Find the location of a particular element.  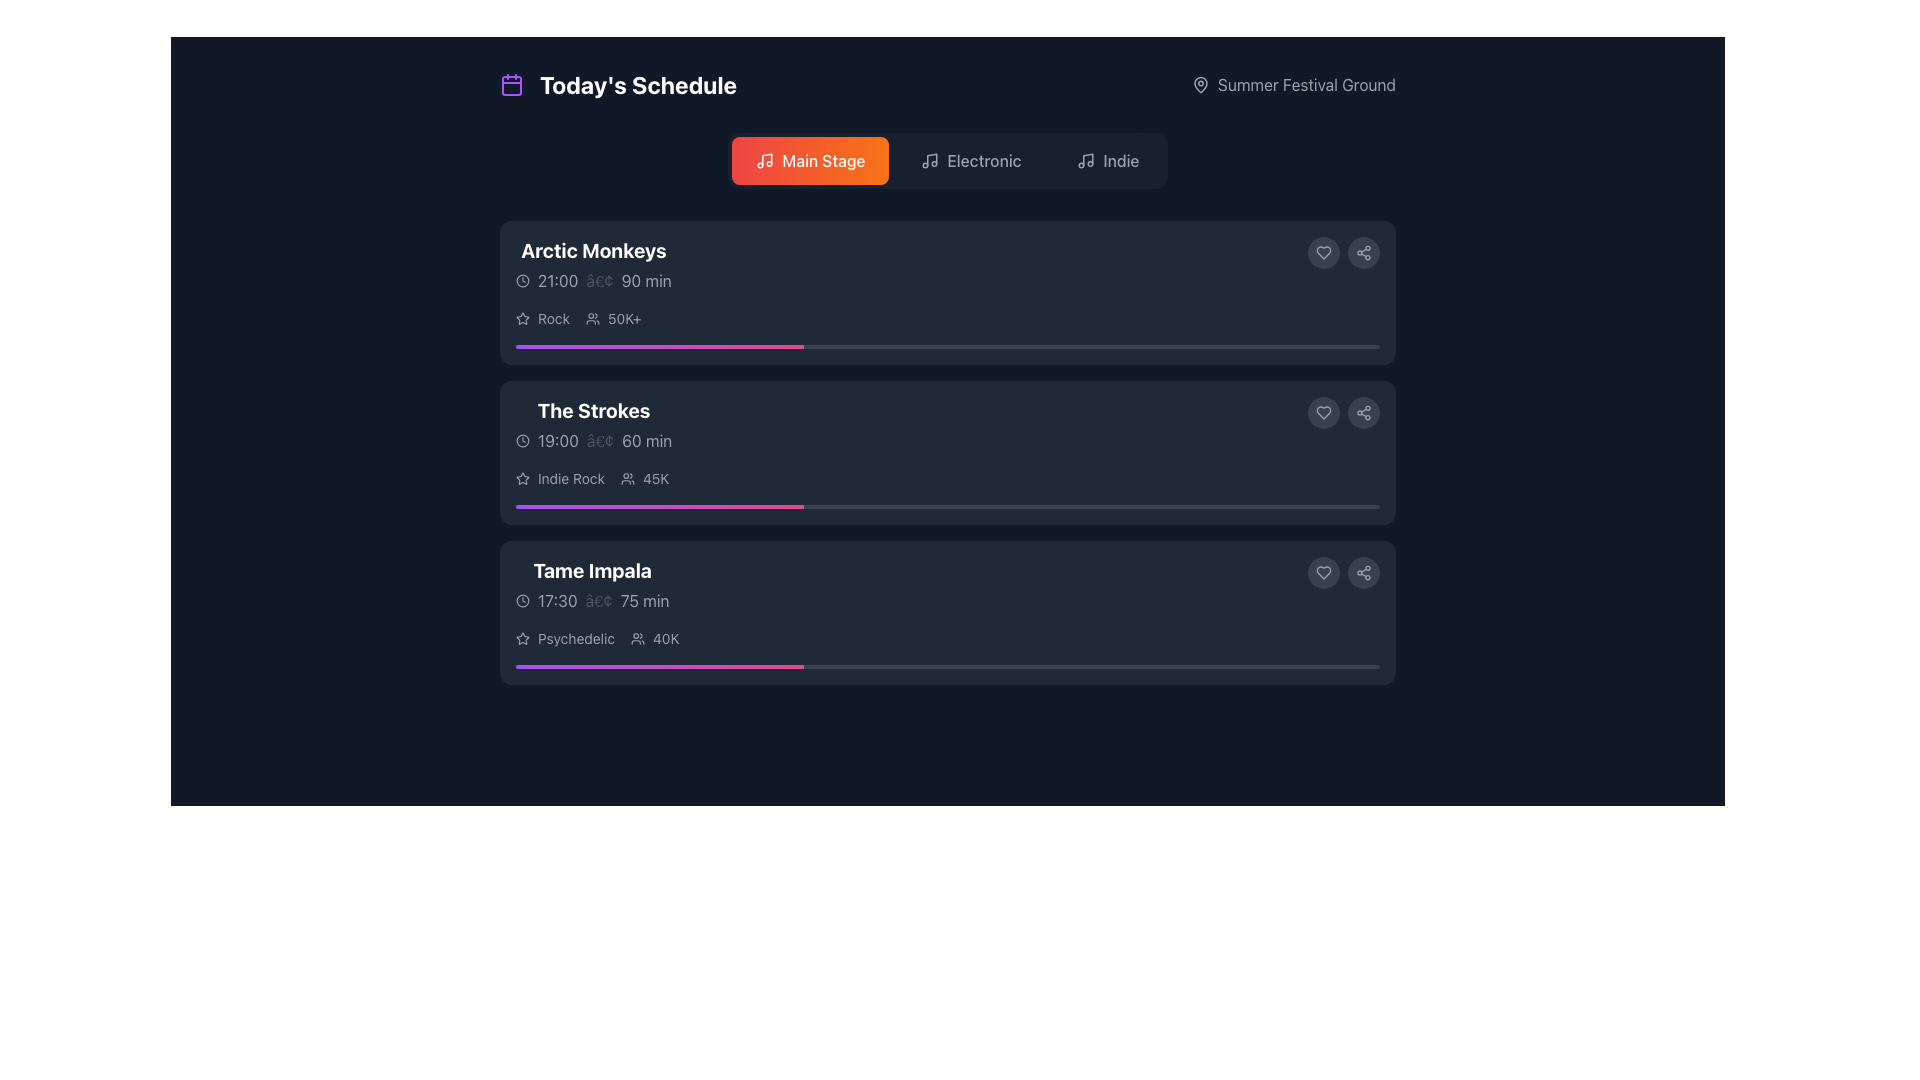

bold white text 'Arctic Monkeys' prominently displayed at the top of the first card in the list of scheduled performances to understand the event's title is located at coordinates (592, 249).